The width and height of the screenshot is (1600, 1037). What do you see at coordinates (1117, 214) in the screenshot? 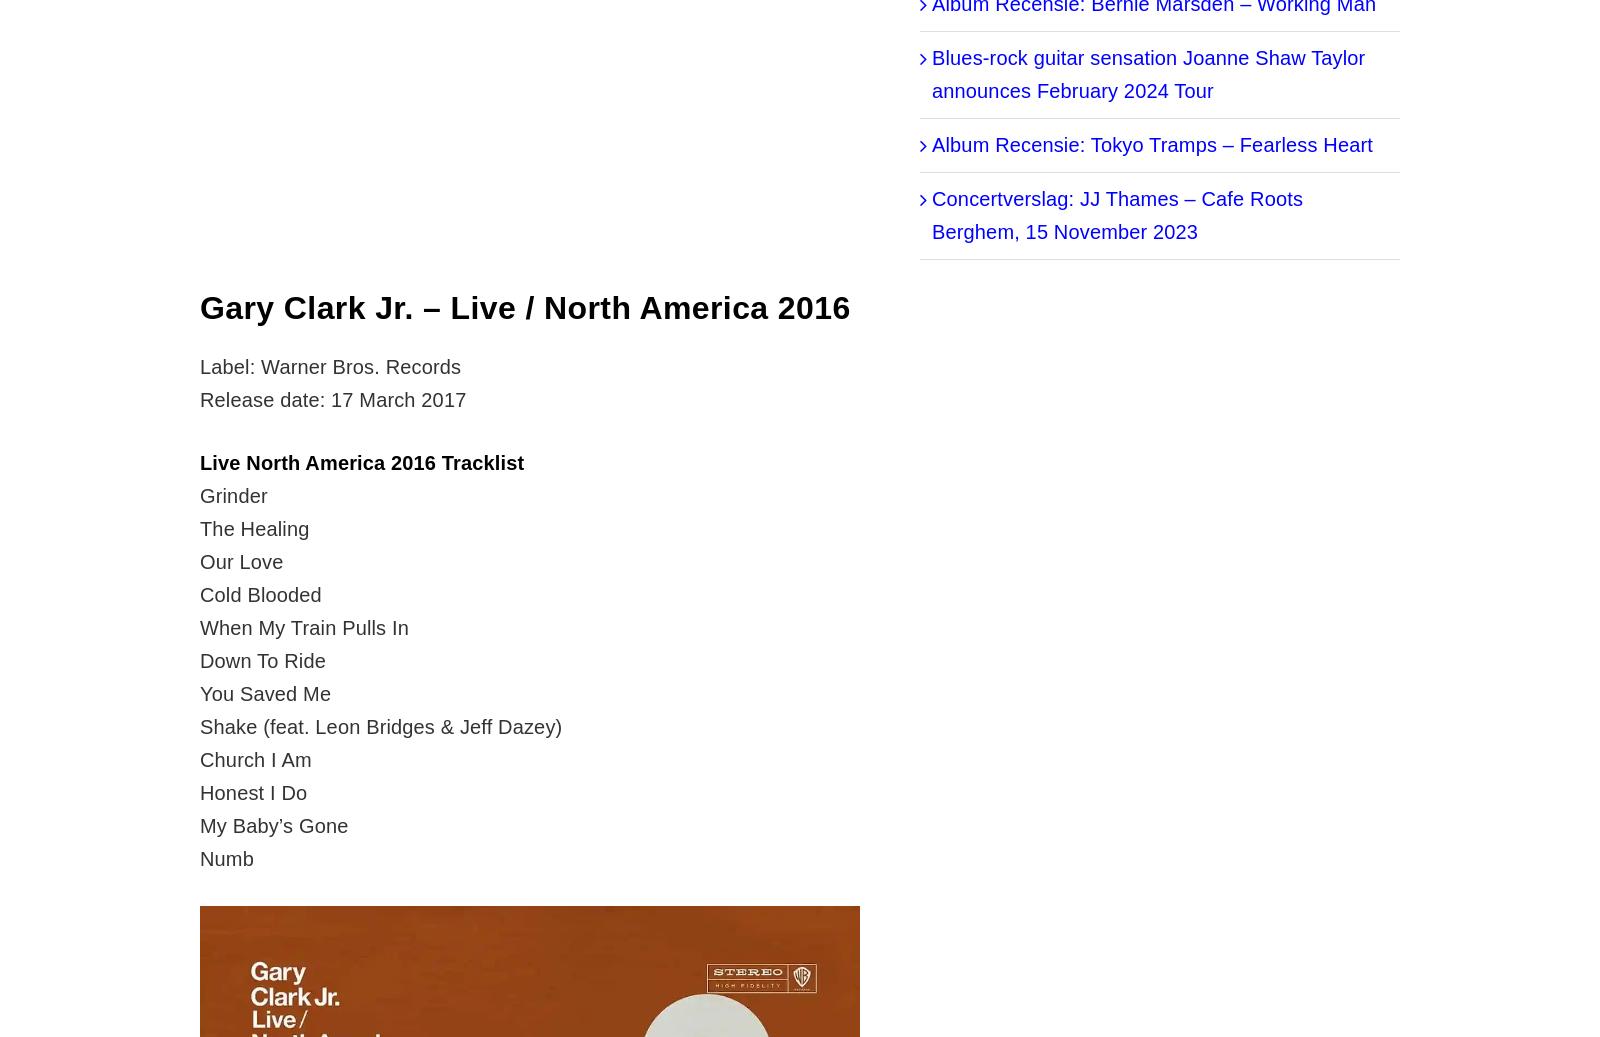
I see `'Concertverslag: JJ Thames – Cafe Roots Berghem, 15 November 2023'` at bounding box center [1117, 214].